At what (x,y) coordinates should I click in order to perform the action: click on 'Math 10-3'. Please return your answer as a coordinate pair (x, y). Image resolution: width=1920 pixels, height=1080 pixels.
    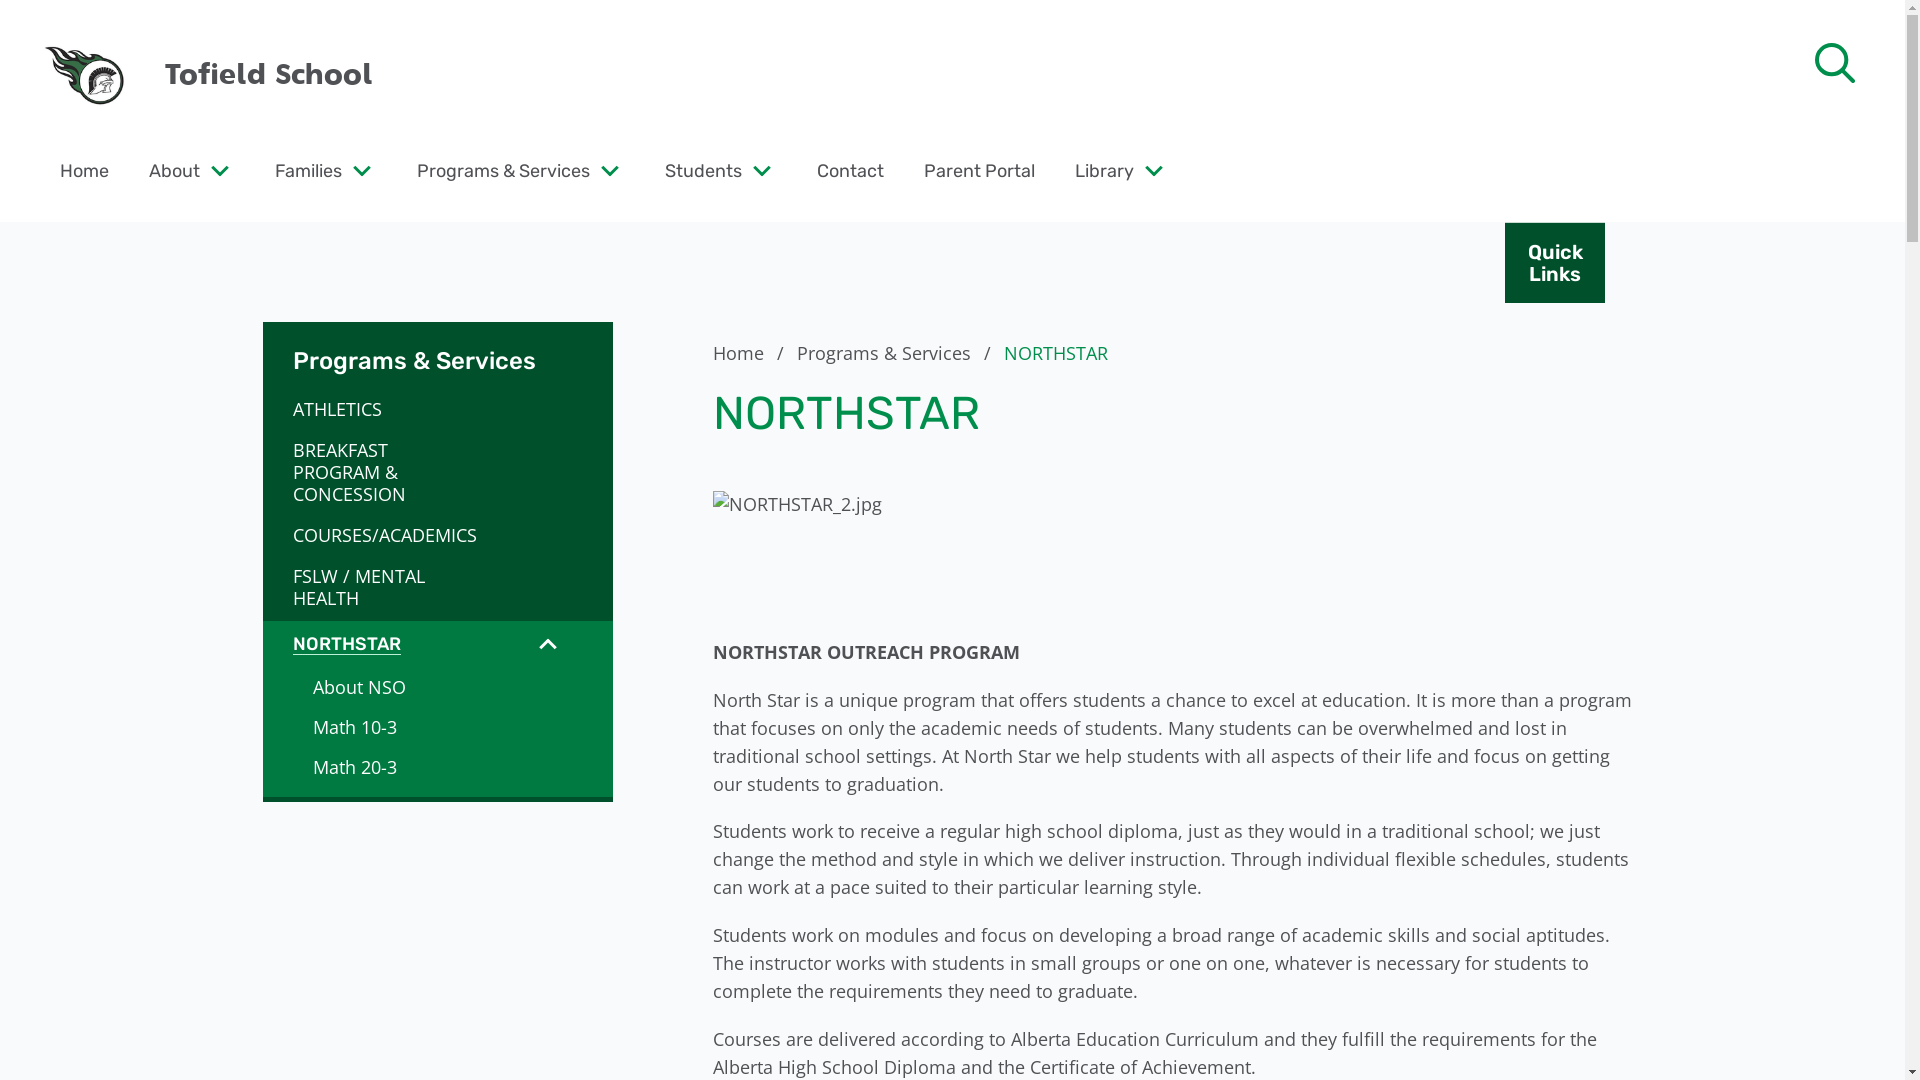
    Looking at the image, I should click on (435, 726).